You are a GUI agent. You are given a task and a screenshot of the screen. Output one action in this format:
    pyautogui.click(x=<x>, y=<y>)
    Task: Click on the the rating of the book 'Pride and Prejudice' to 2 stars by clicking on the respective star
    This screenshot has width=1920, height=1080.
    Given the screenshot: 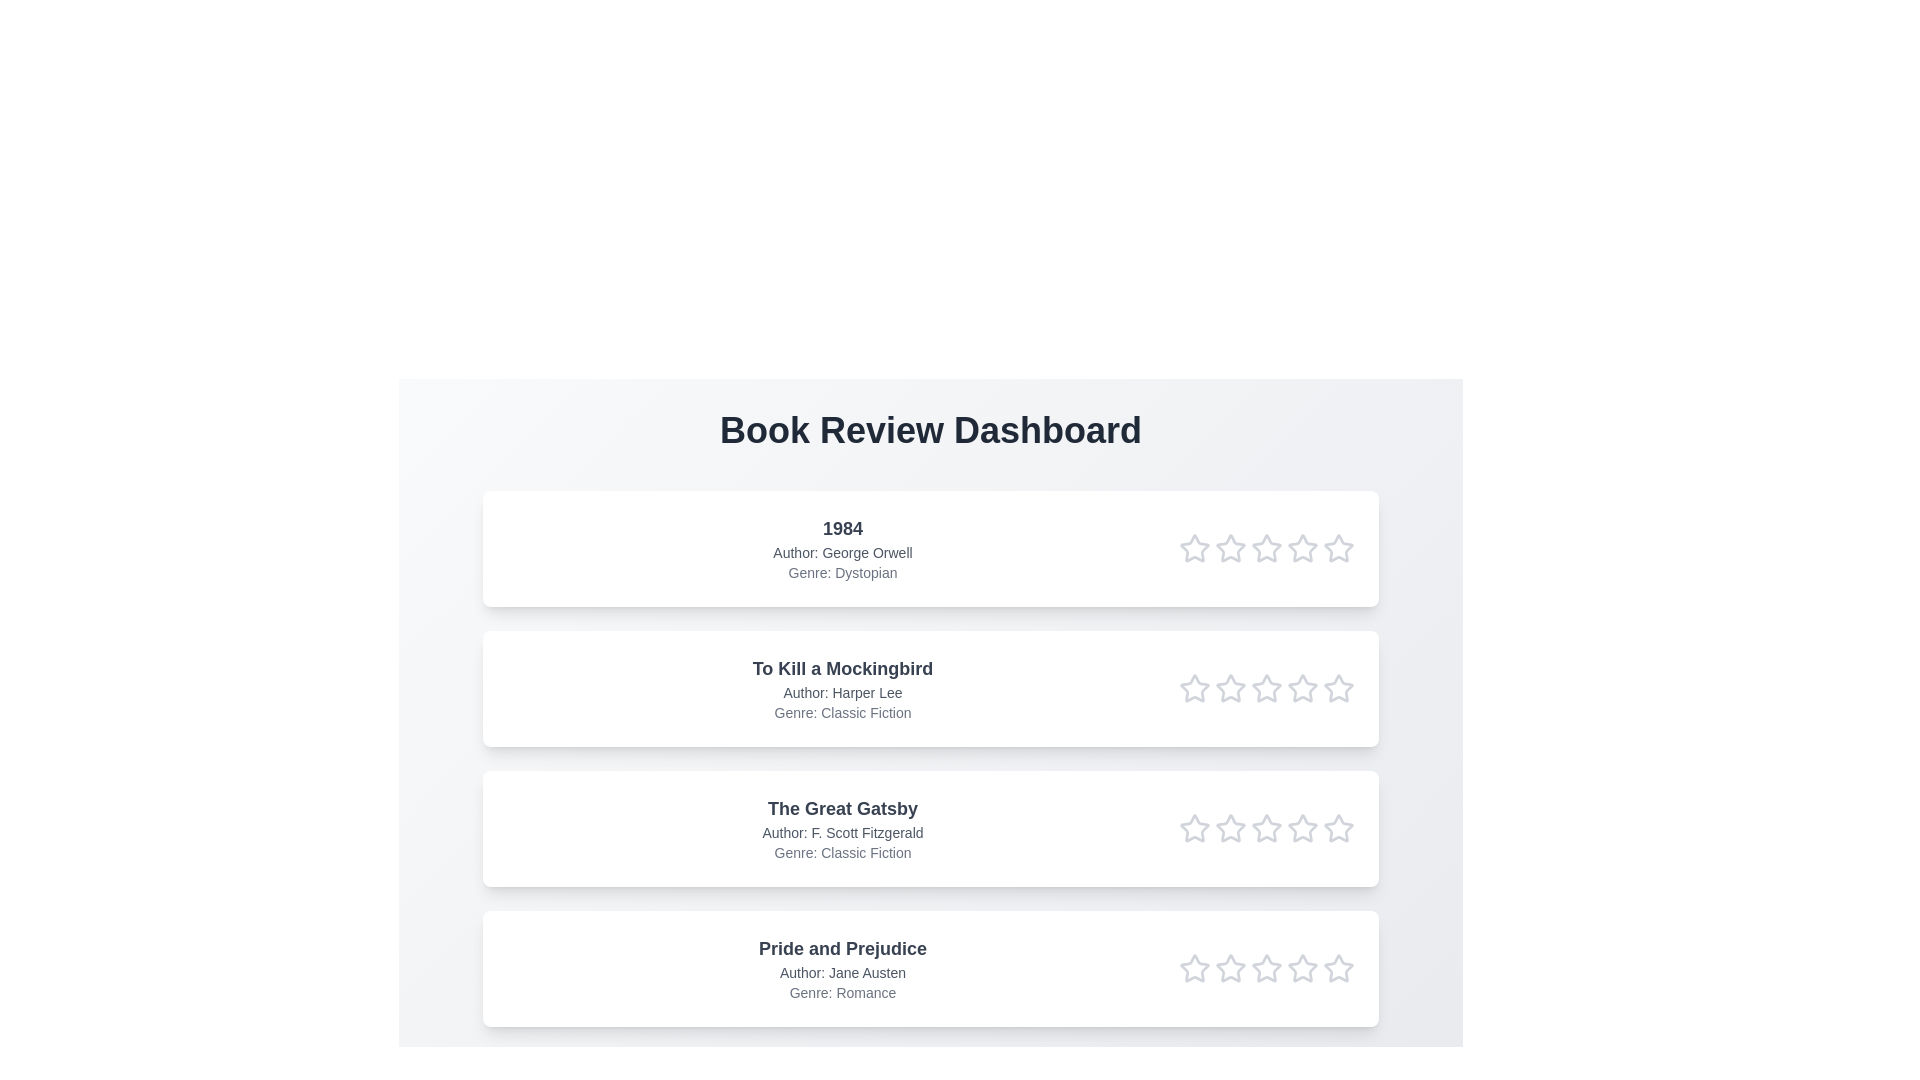 What is the action you would take?
    pyautogui.click(x=1229, y=967)
    